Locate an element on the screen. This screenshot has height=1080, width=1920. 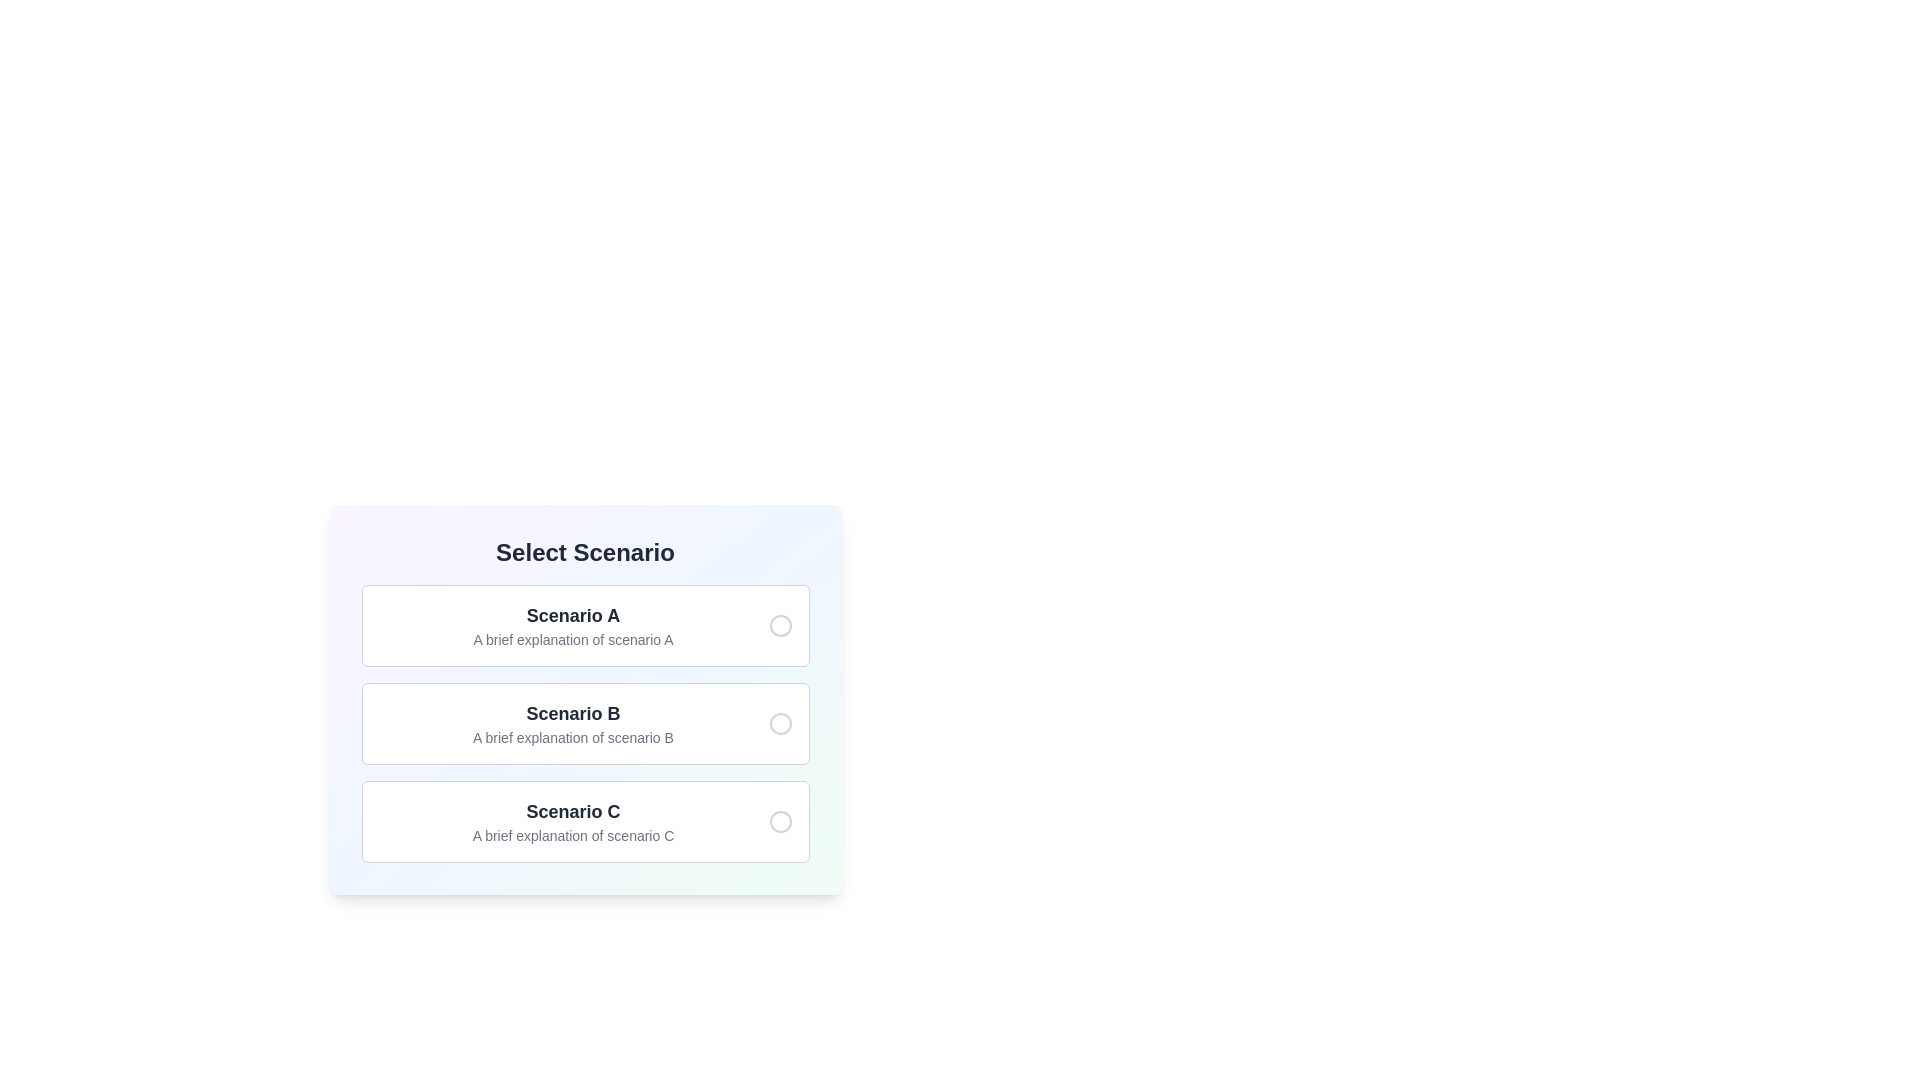
the hollow circle radio button indicator located to the right of 'Scenario C' is located at coordinates (779, 821).